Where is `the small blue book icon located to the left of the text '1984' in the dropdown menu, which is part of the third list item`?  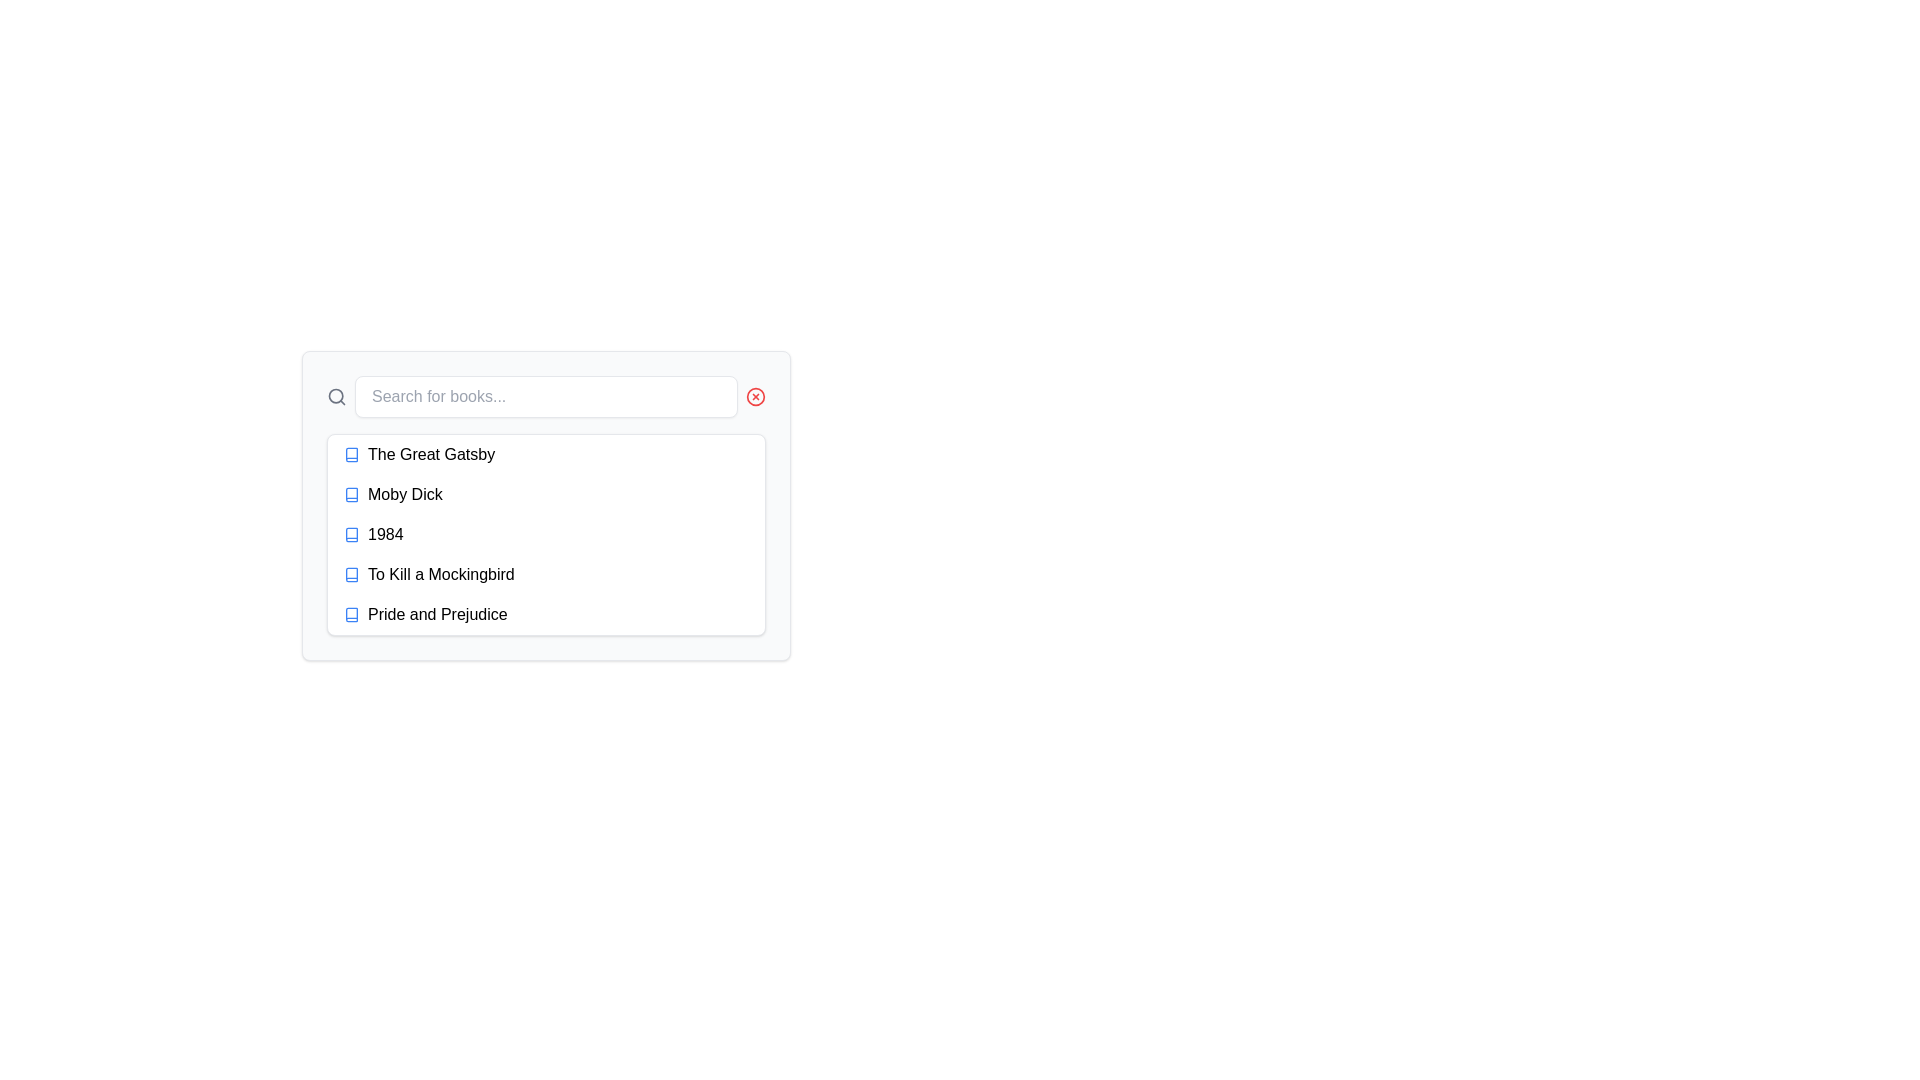
the small blue book icon located to the left of the text '1984' in the dropdown menu, which is part of the third list item is located at coordinates (351, 534).